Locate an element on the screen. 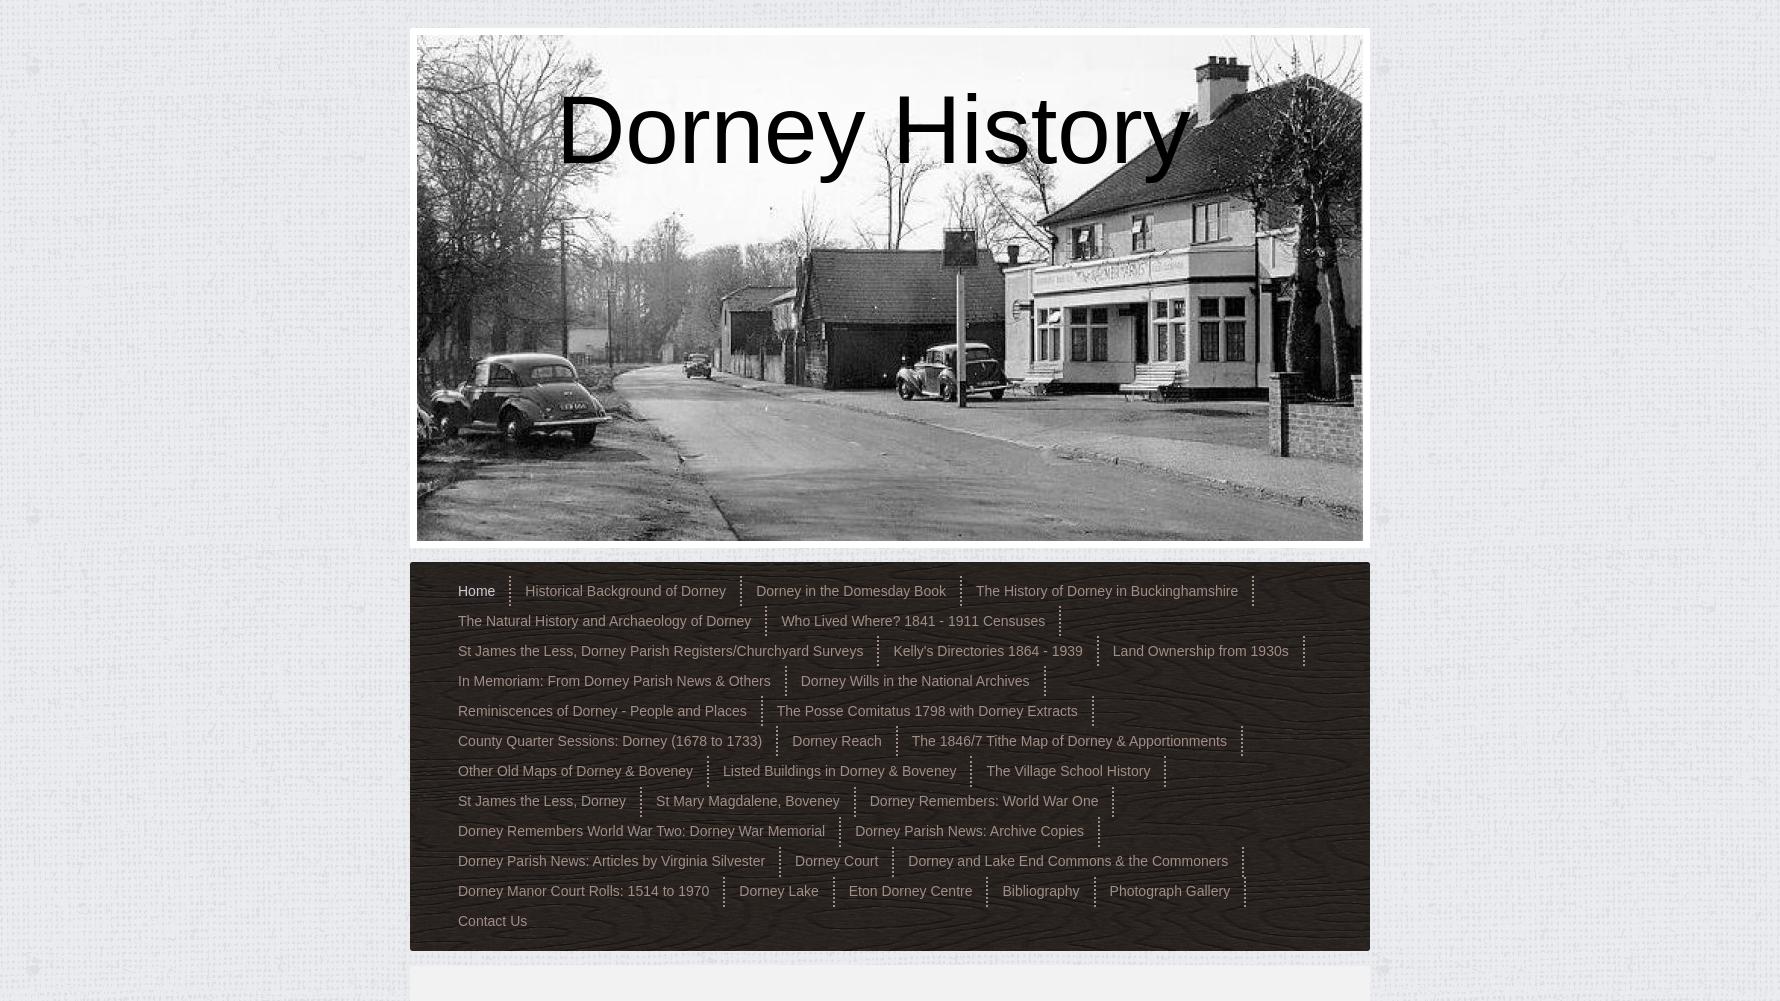 The image size is (1780, 1001). 'Historical Background of Dorney' is located at coordinates (625, 589).